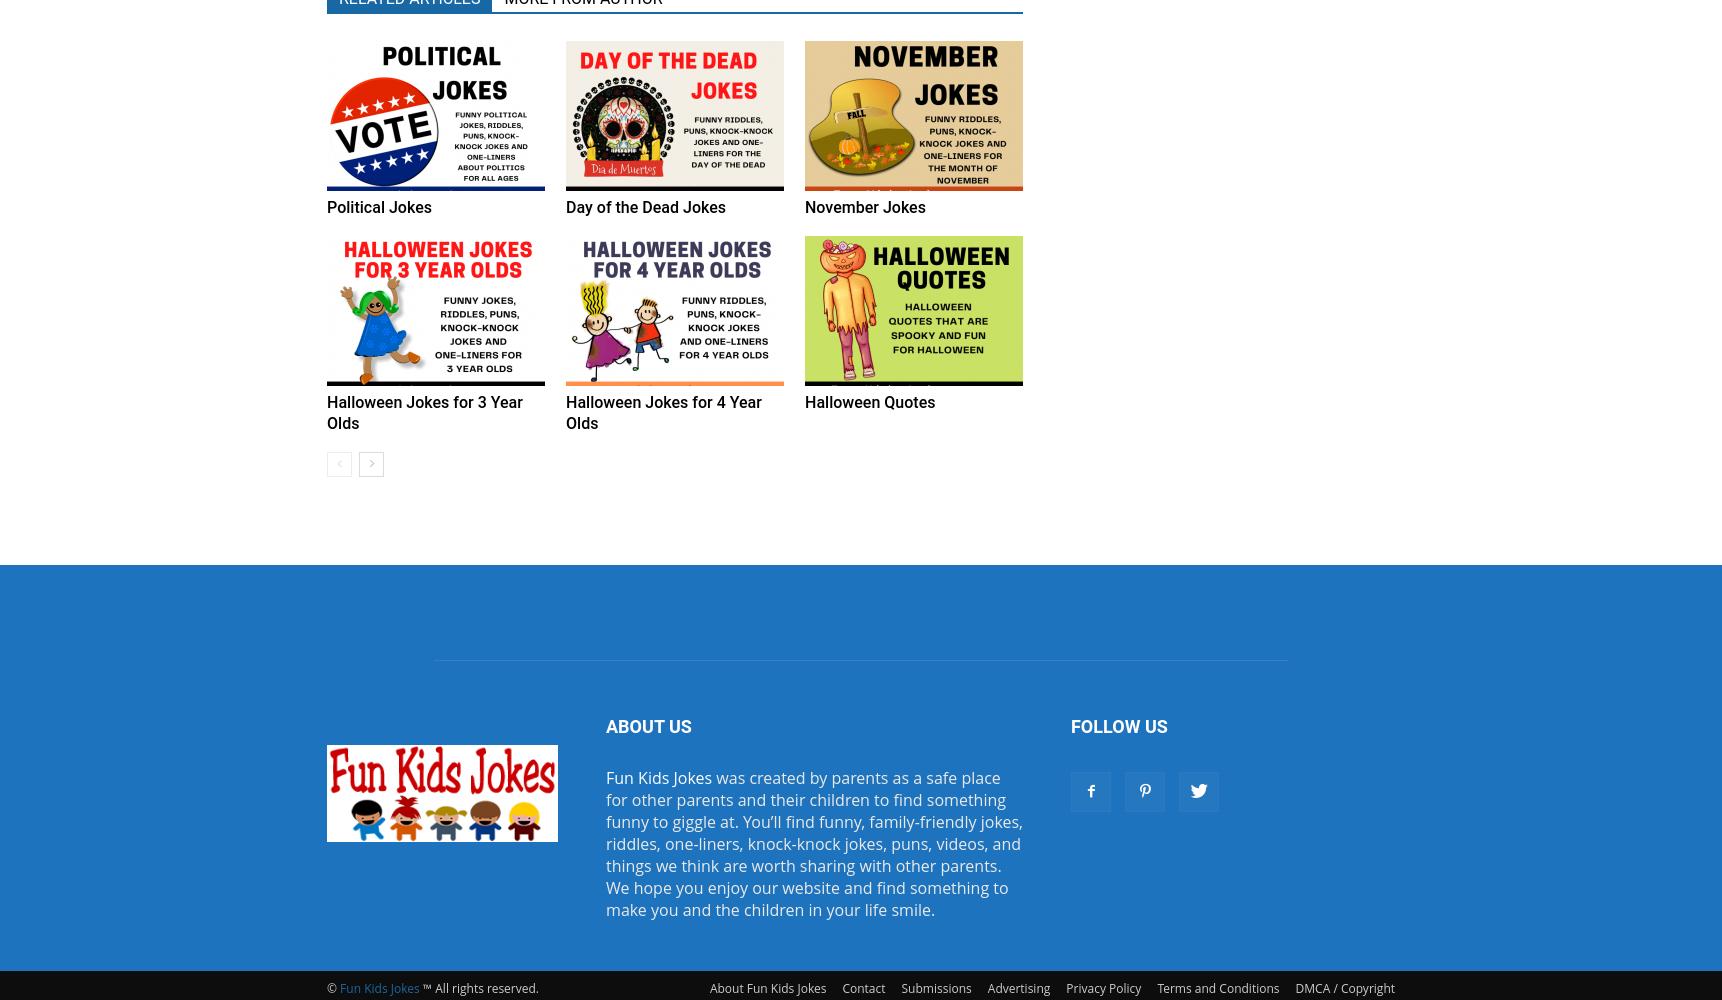 This screenshot has width=1722, height=1000. I want to click on 'November Jokes', so click(864, 206).